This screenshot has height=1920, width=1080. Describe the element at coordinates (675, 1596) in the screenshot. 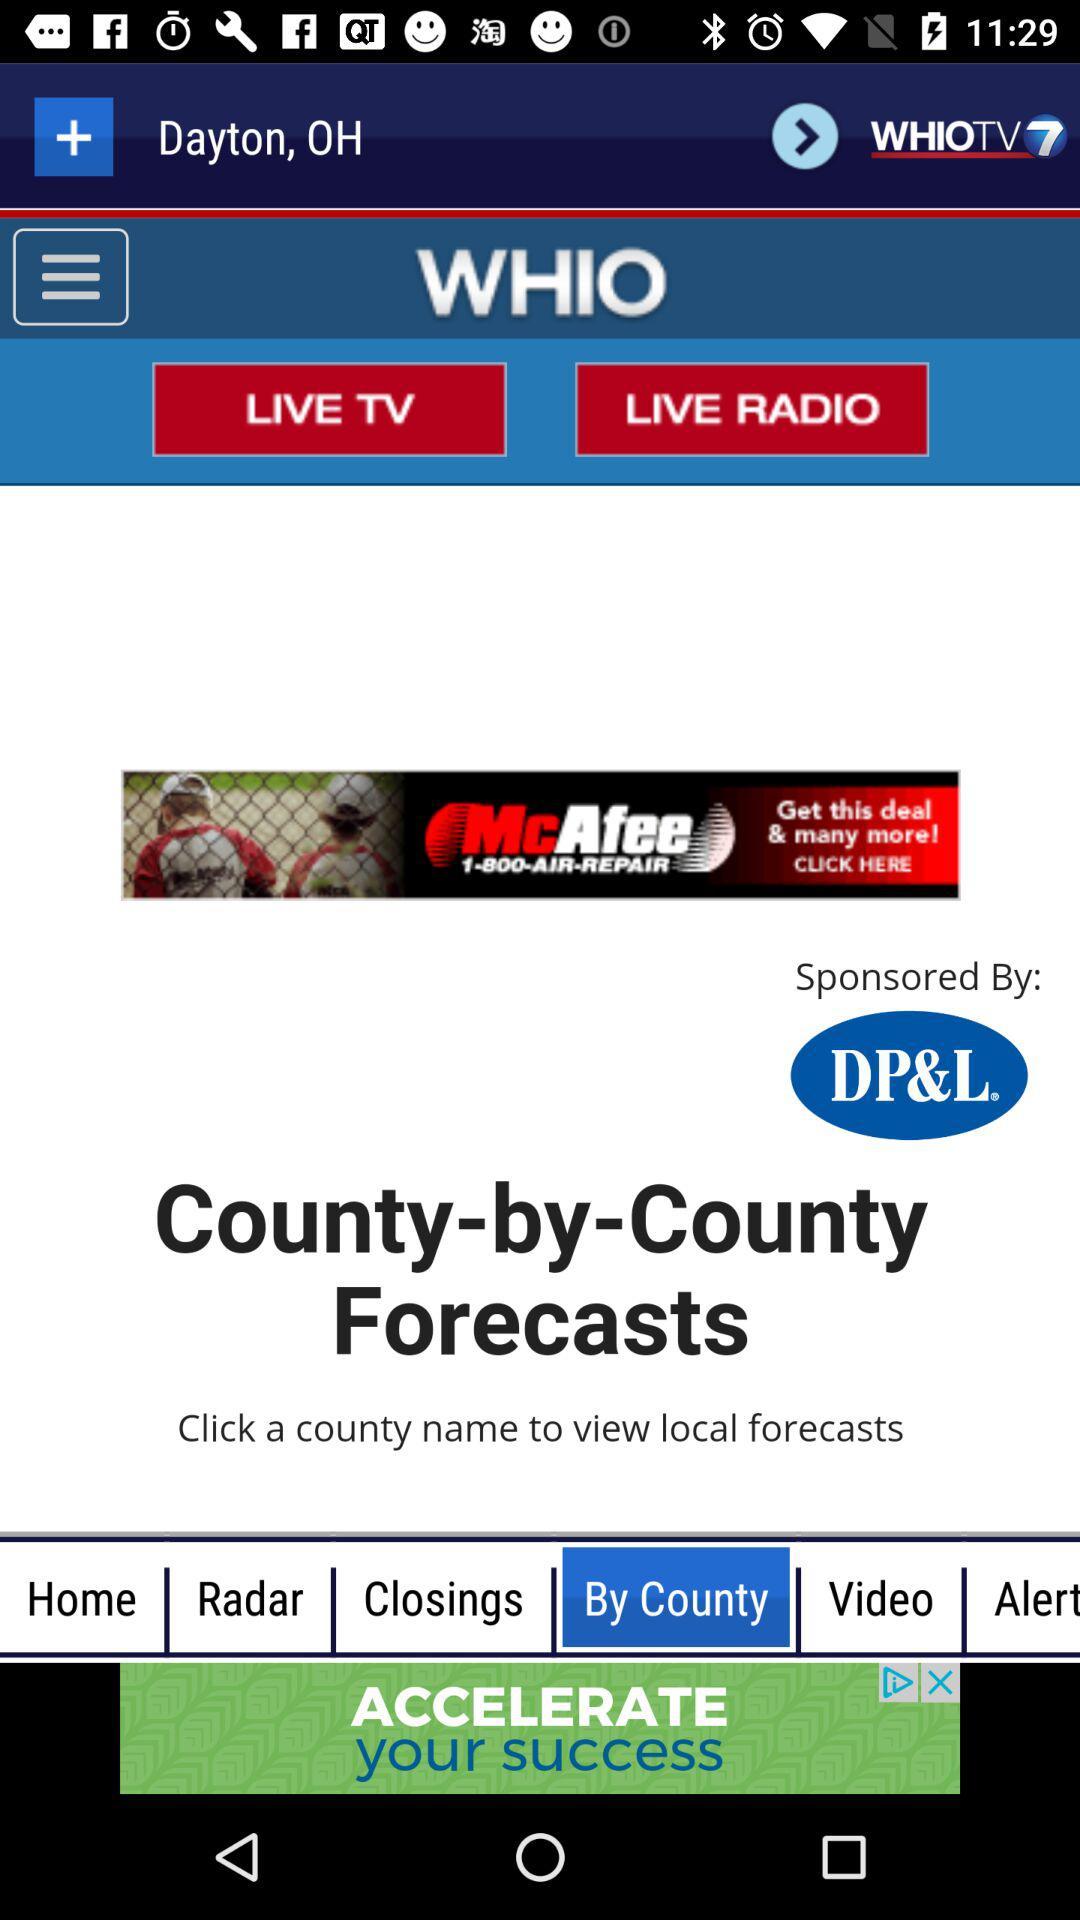

I see `the button on right of closings` at that location.